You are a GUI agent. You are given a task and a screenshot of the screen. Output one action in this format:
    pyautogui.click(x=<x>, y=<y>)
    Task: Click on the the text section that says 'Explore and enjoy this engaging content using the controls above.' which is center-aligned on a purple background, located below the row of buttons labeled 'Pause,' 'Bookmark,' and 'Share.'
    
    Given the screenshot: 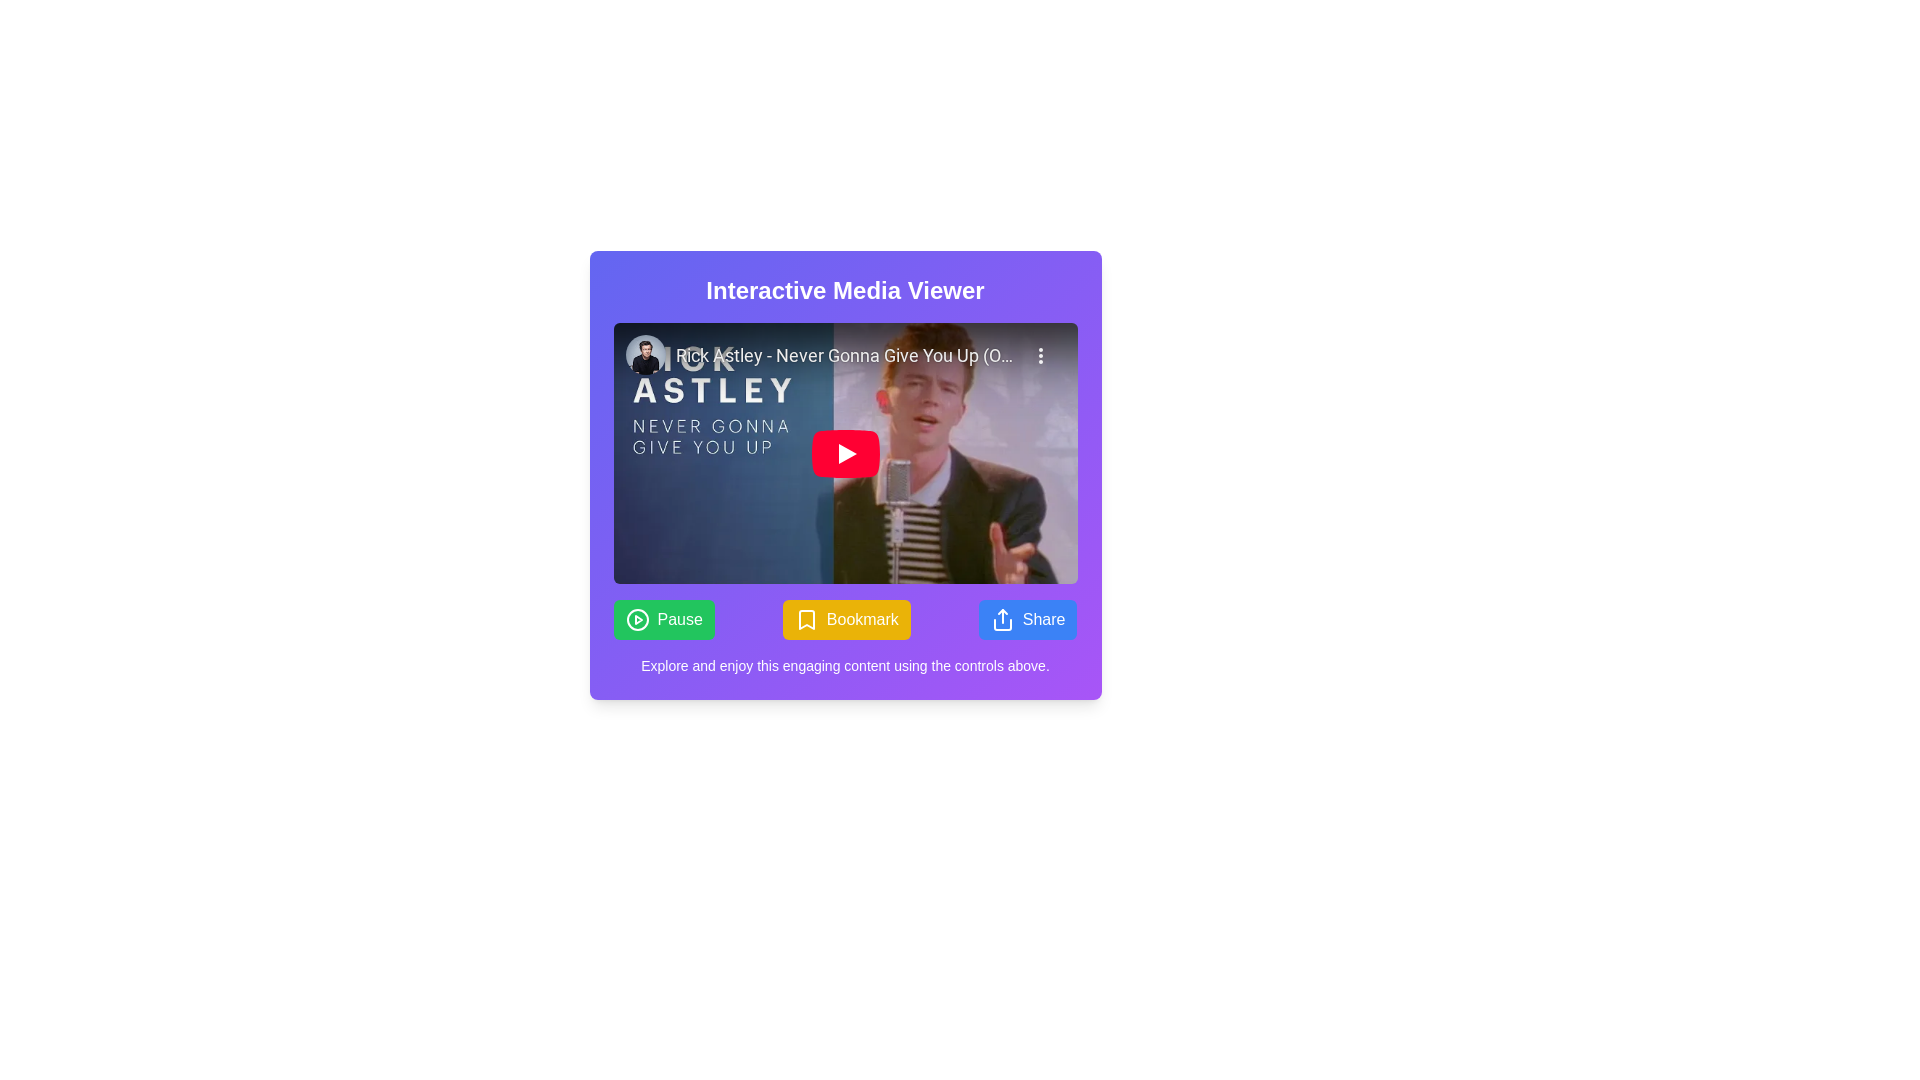 What is the action you would take?
    pyautogui.click(x=845, y=666)
    